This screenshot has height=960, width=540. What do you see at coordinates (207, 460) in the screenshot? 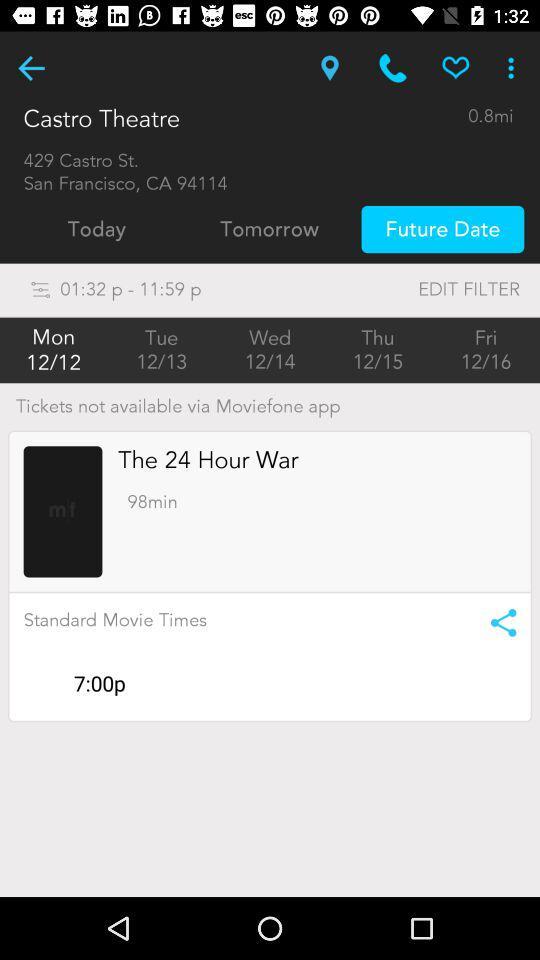
I see `the item above 98min item` at bounding box center [207, 460].